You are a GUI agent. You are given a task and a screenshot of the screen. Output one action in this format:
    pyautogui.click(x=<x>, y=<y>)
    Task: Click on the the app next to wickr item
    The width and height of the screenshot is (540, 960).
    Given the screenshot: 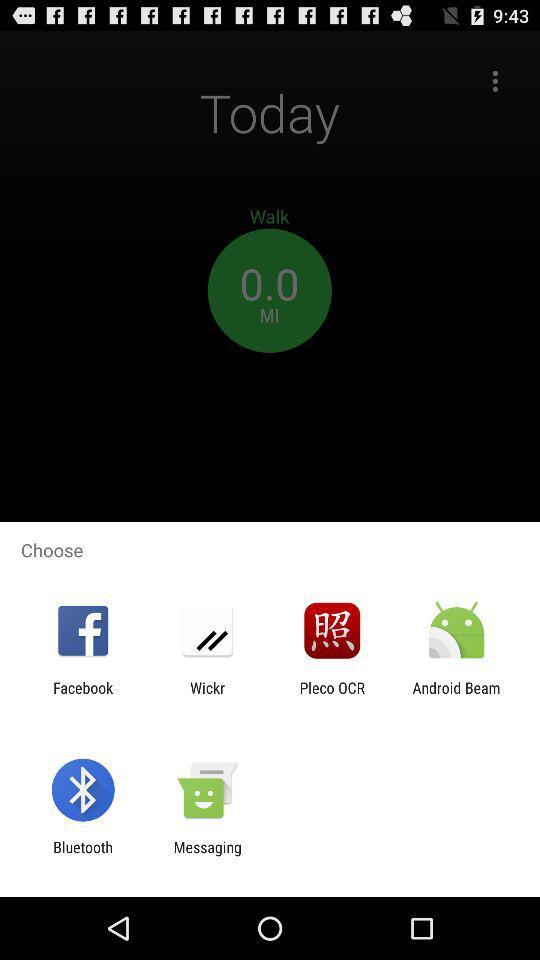 What is the action you would take?
    pyautogui.click(x=82, y=696)
    